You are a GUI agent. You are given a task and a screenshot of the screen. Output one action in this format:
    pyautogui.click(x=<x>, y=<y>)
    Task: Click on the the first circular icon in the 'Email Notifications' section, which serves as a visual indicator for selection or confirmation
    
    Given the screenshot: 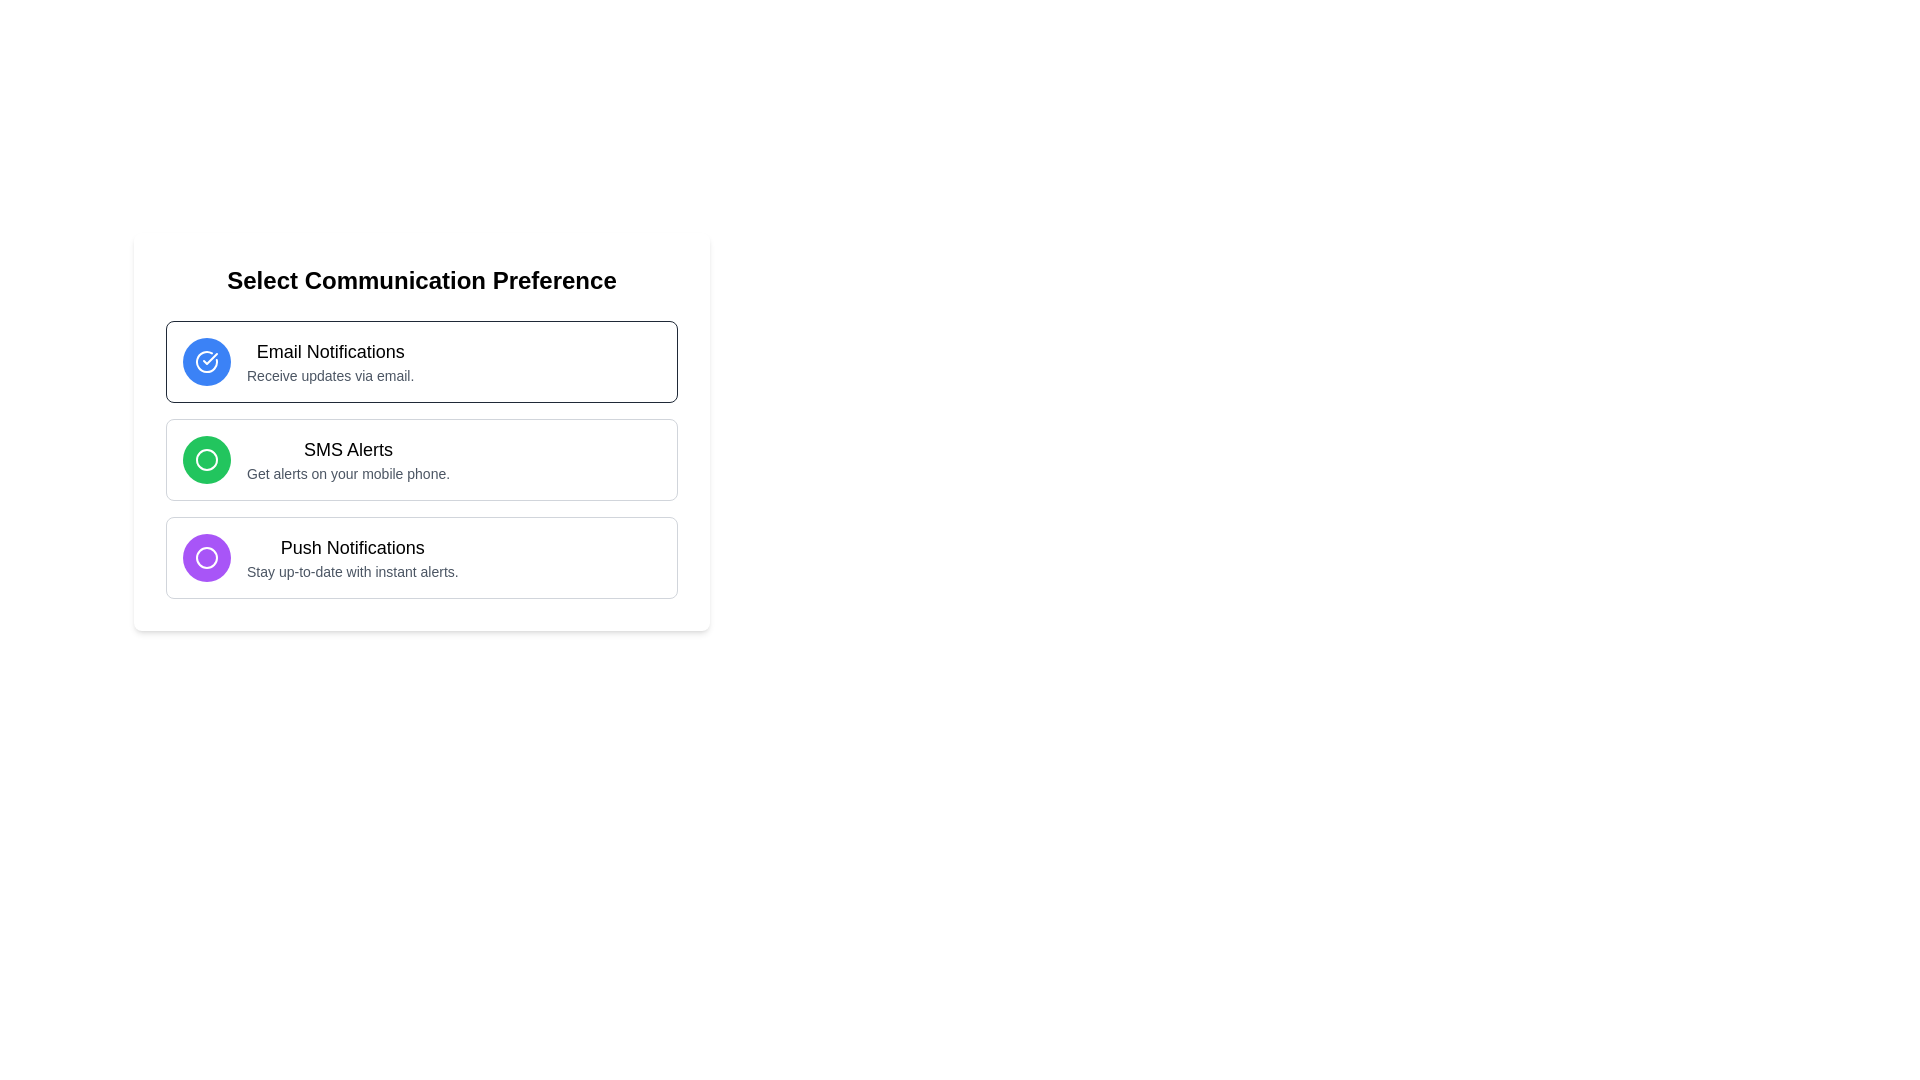 What is the action you would take?
    pyautogui.click(x=206, y=362)
    